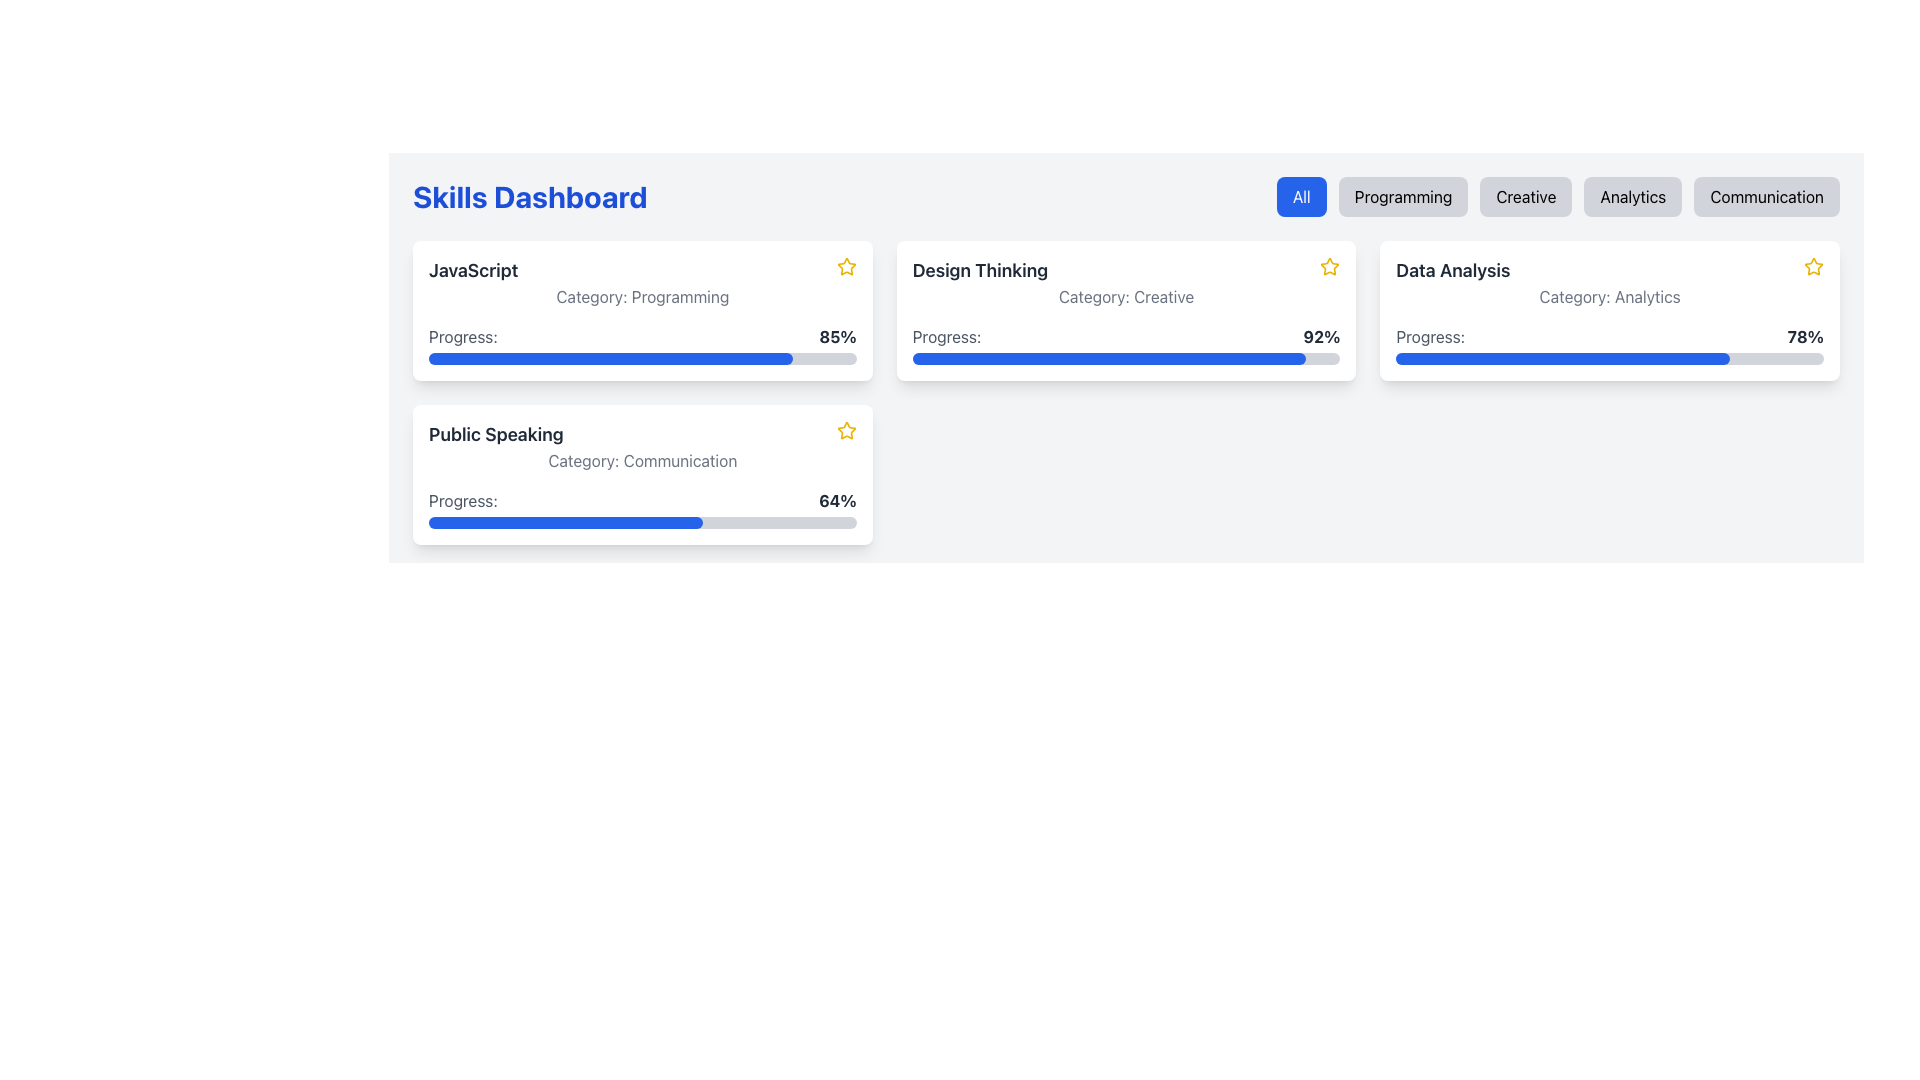 The image size is (1920, 1080). Describe the element at coordinates (530, 196) in the screenshot. I see `the Text Label that serves as a title or header for the section, providing context for the dashboard content` at that location.